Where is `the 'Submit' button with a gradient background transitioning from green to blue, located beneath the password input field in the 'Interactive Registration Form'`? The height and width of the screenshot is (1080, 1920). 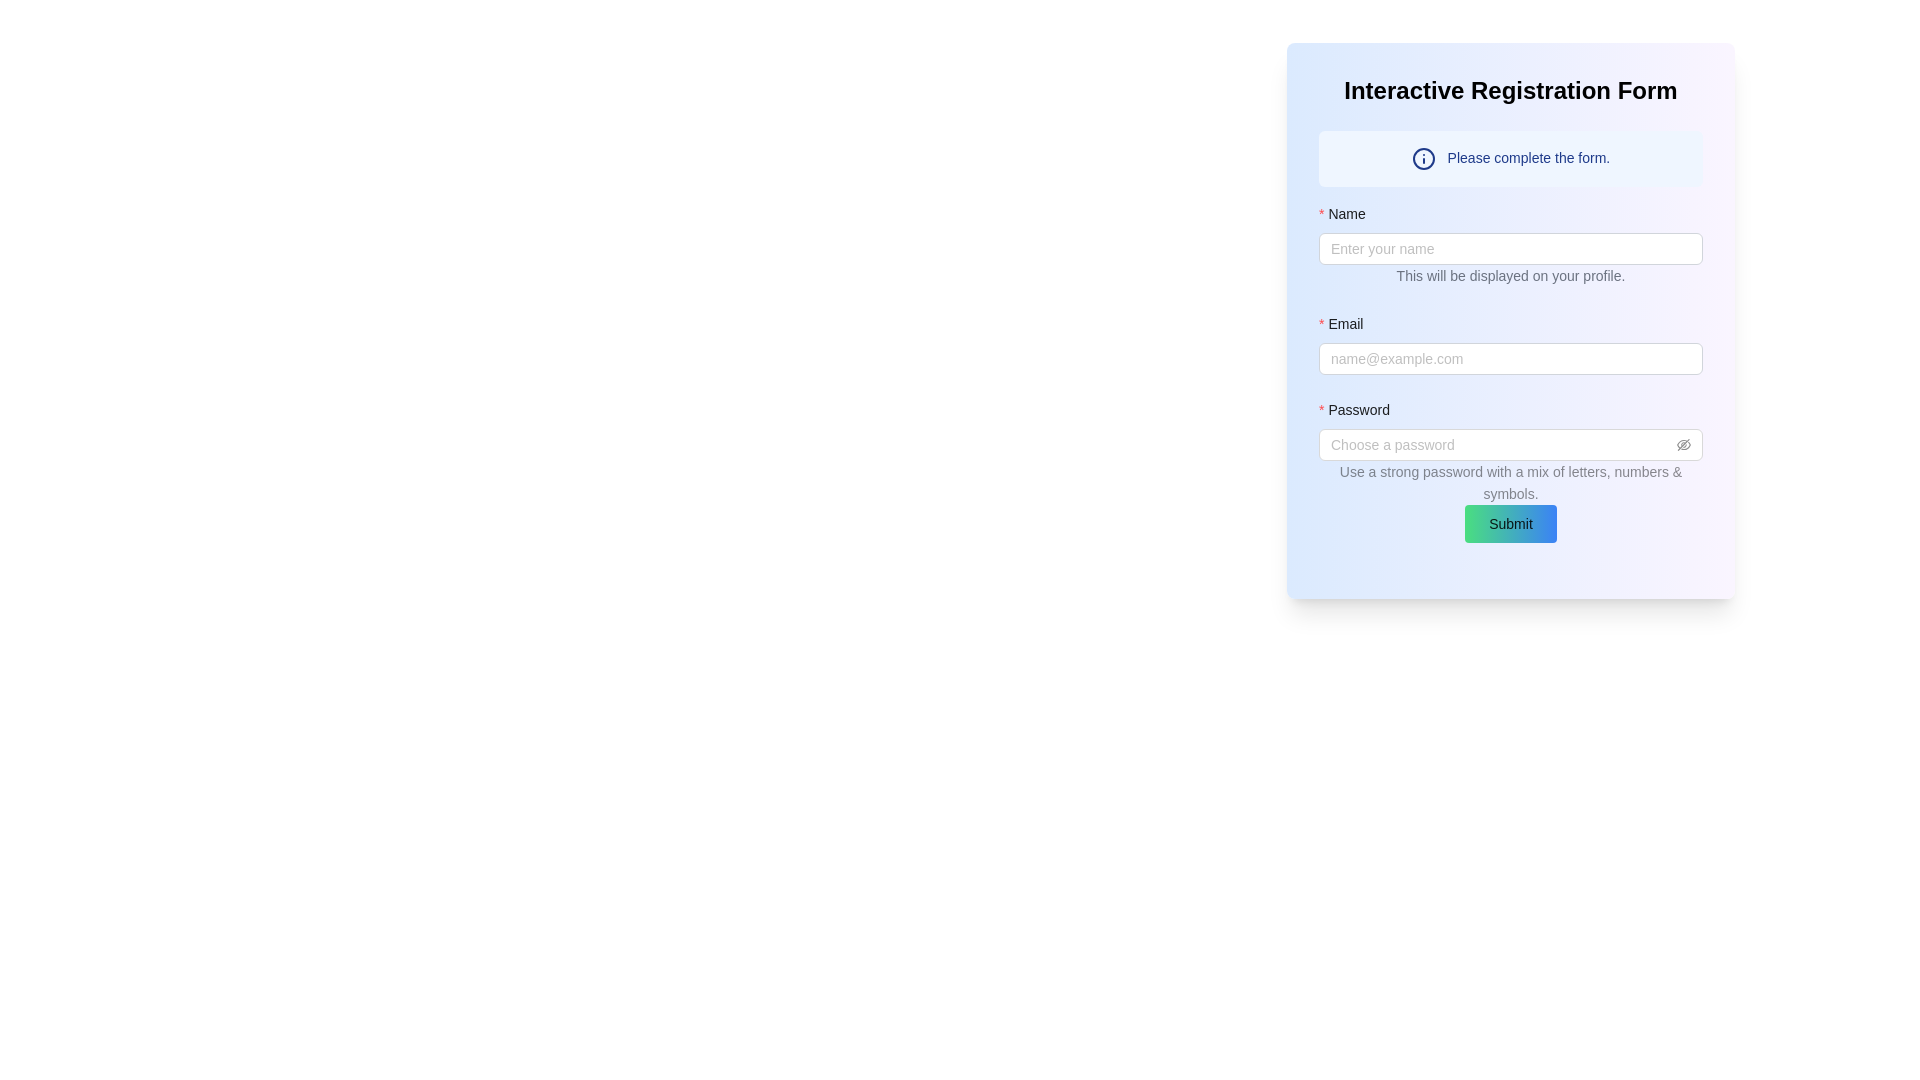 the 'Submit' button with a gradient background transitioning from green to blue, located beneath the password input field in the 'Interactive Registration Form' is located at coordinates (1511, 523).